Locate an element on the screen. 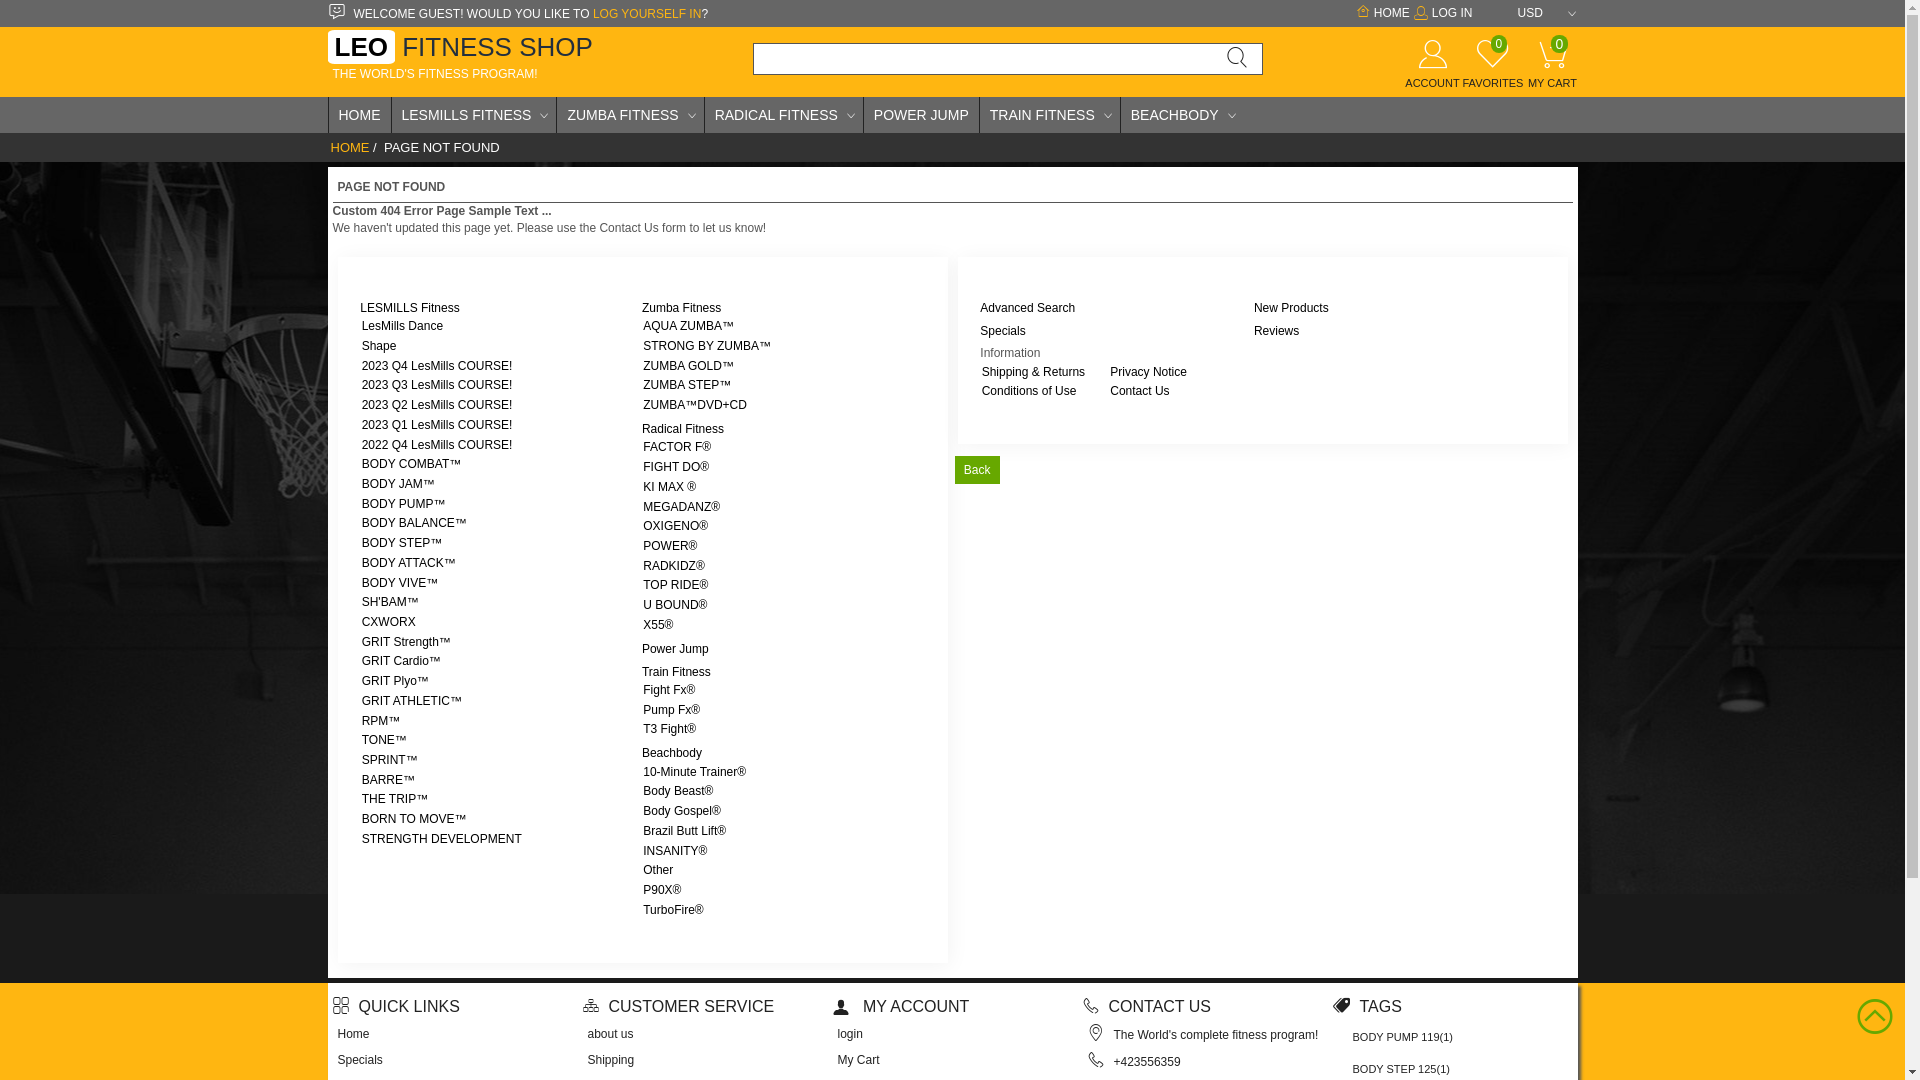 Image resolution: width=1920 pixels, height=1080 pixels. ' Back ' is located at coordinates (976, 470).